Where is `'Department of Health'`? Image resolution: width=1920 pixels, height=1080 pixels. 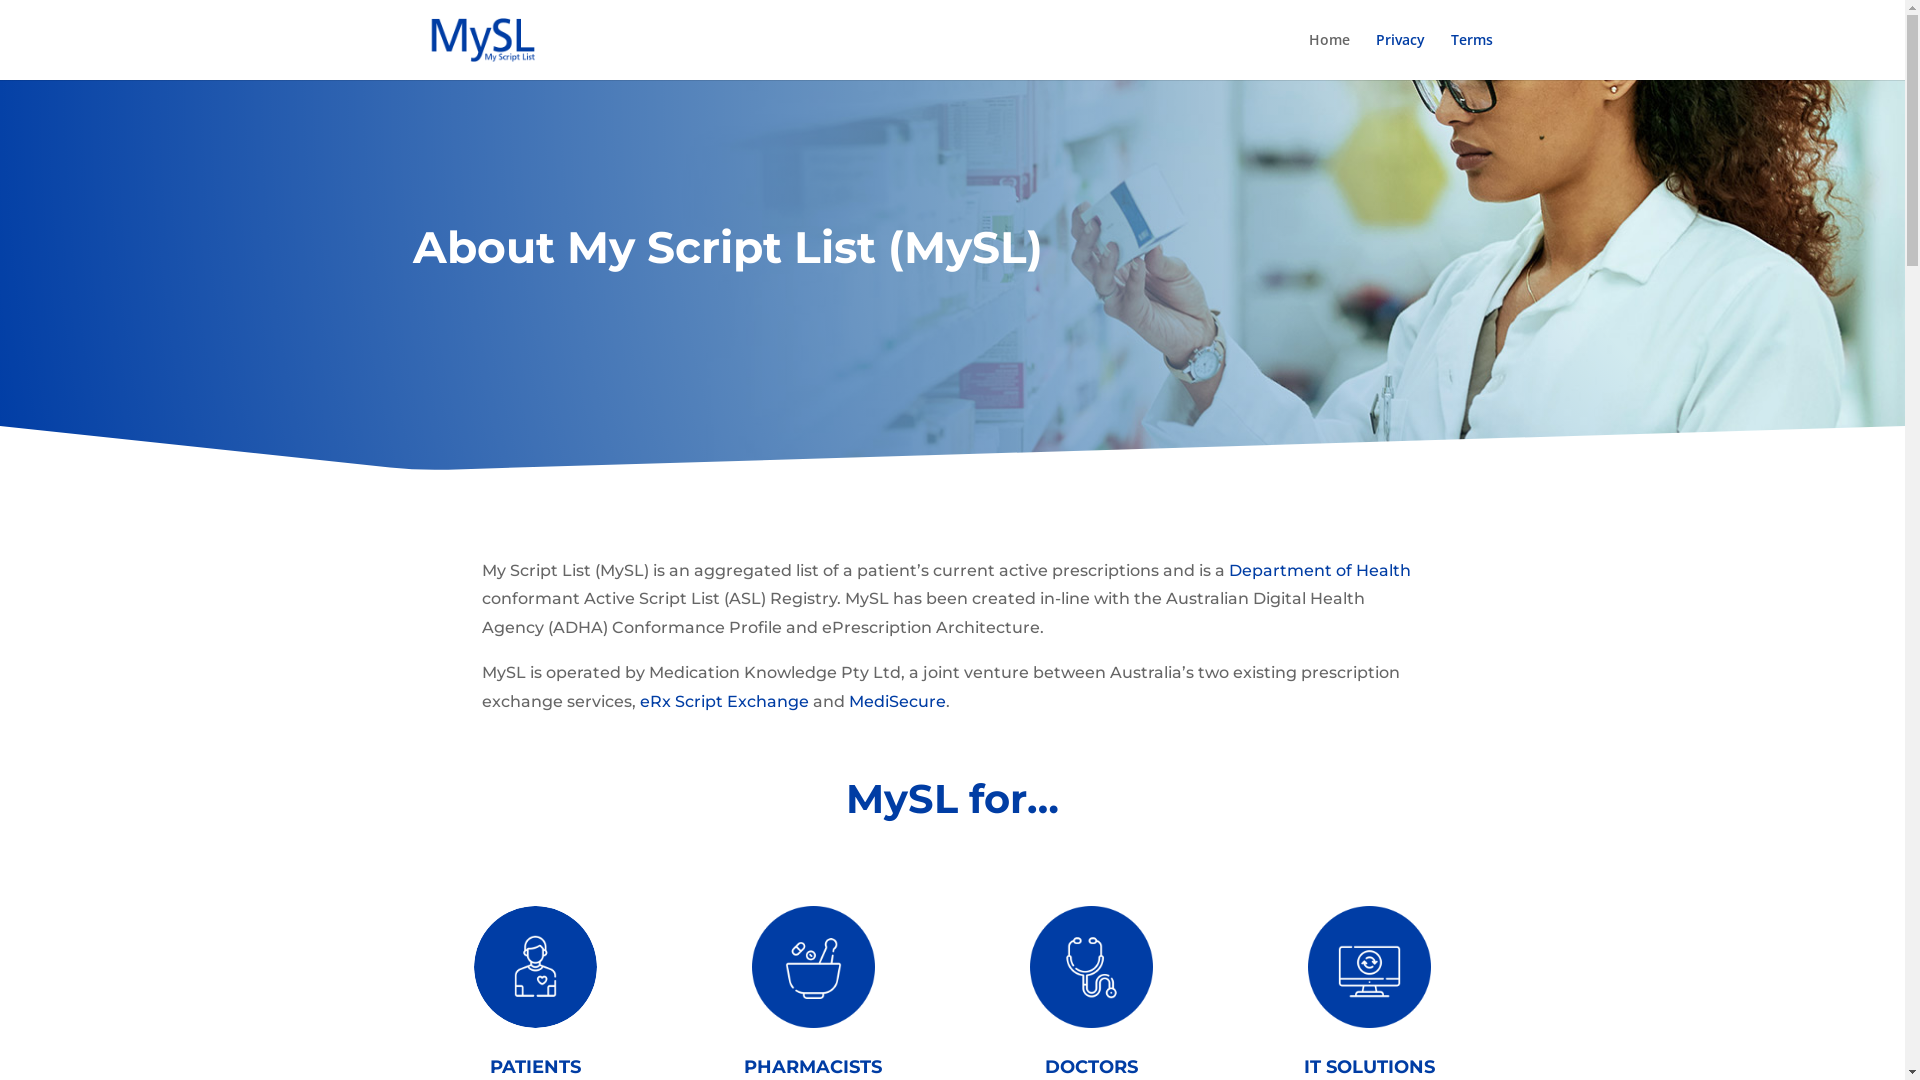
'Department of Health' is located at coordinates (1319, 570).